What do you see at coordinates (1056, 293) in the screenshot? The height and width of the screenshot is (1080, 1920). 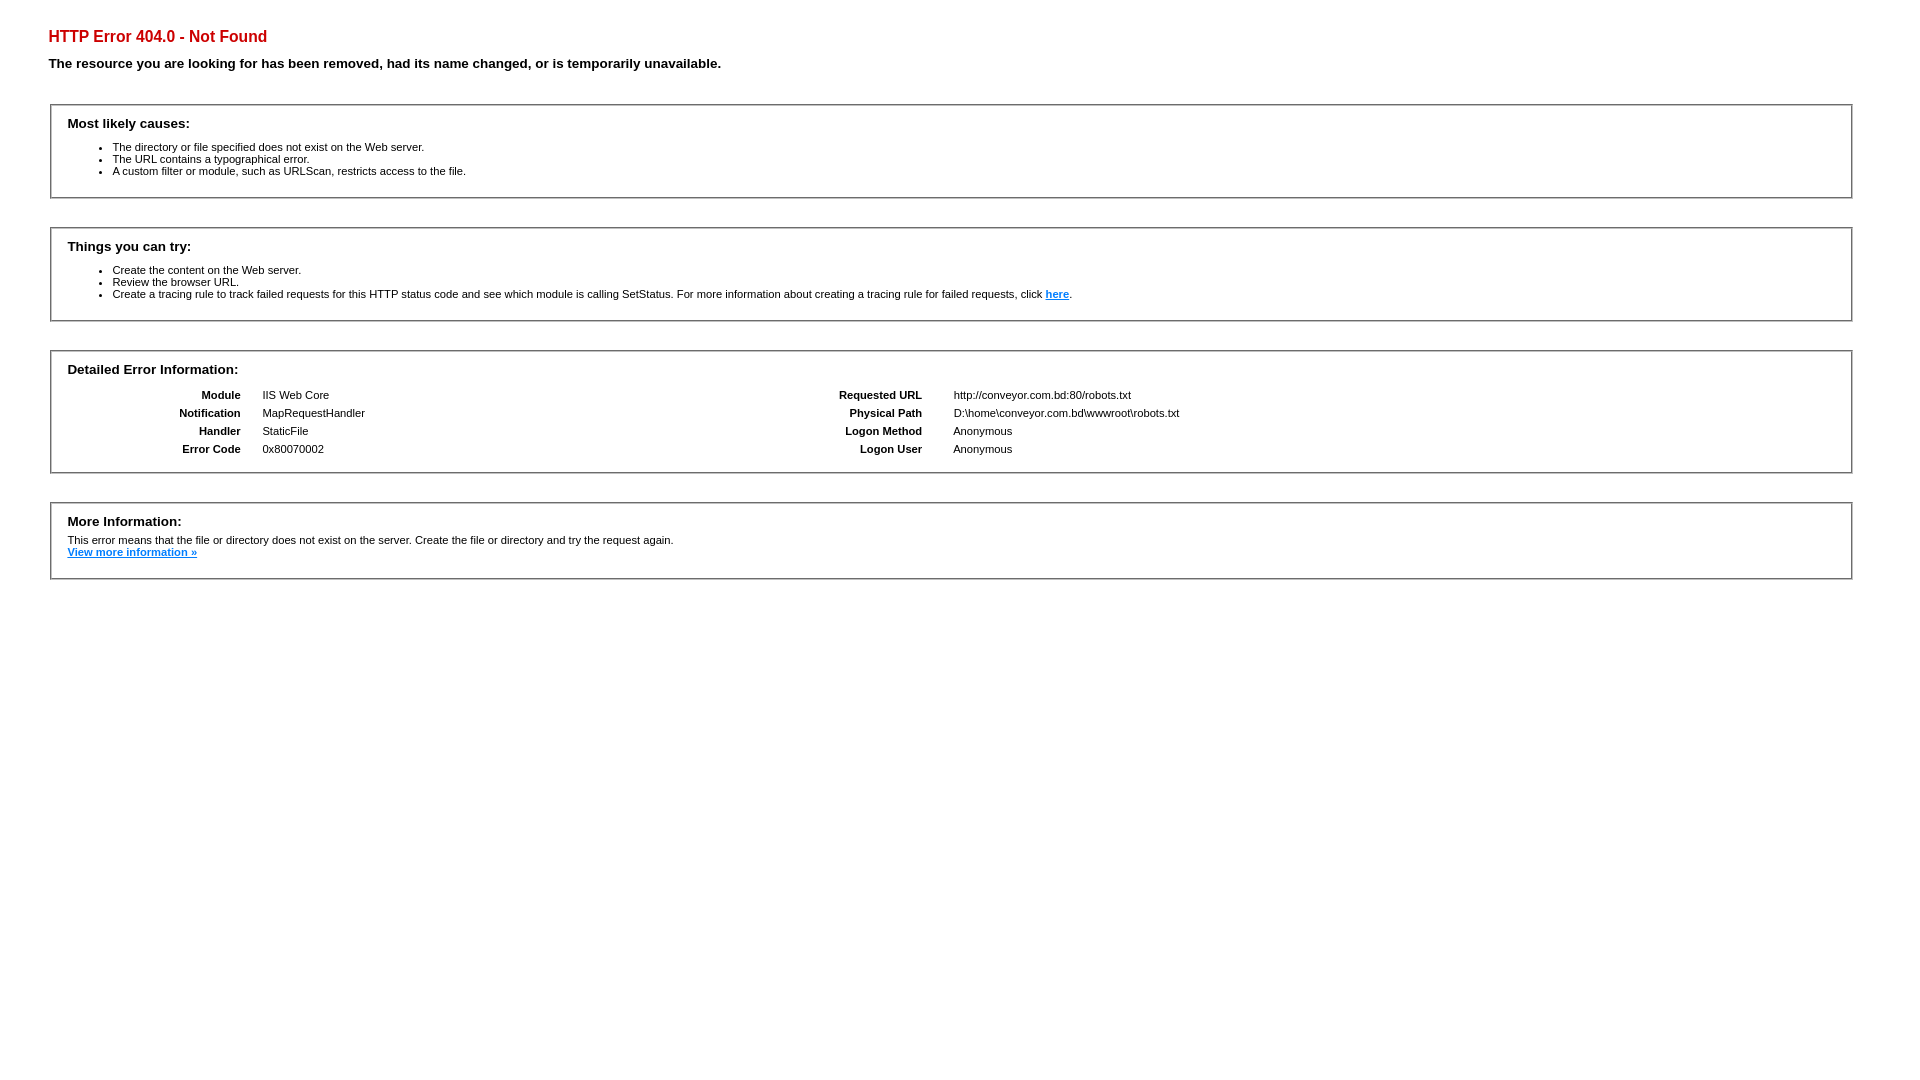 I see `'here'` at bounding box center [1056, 293].